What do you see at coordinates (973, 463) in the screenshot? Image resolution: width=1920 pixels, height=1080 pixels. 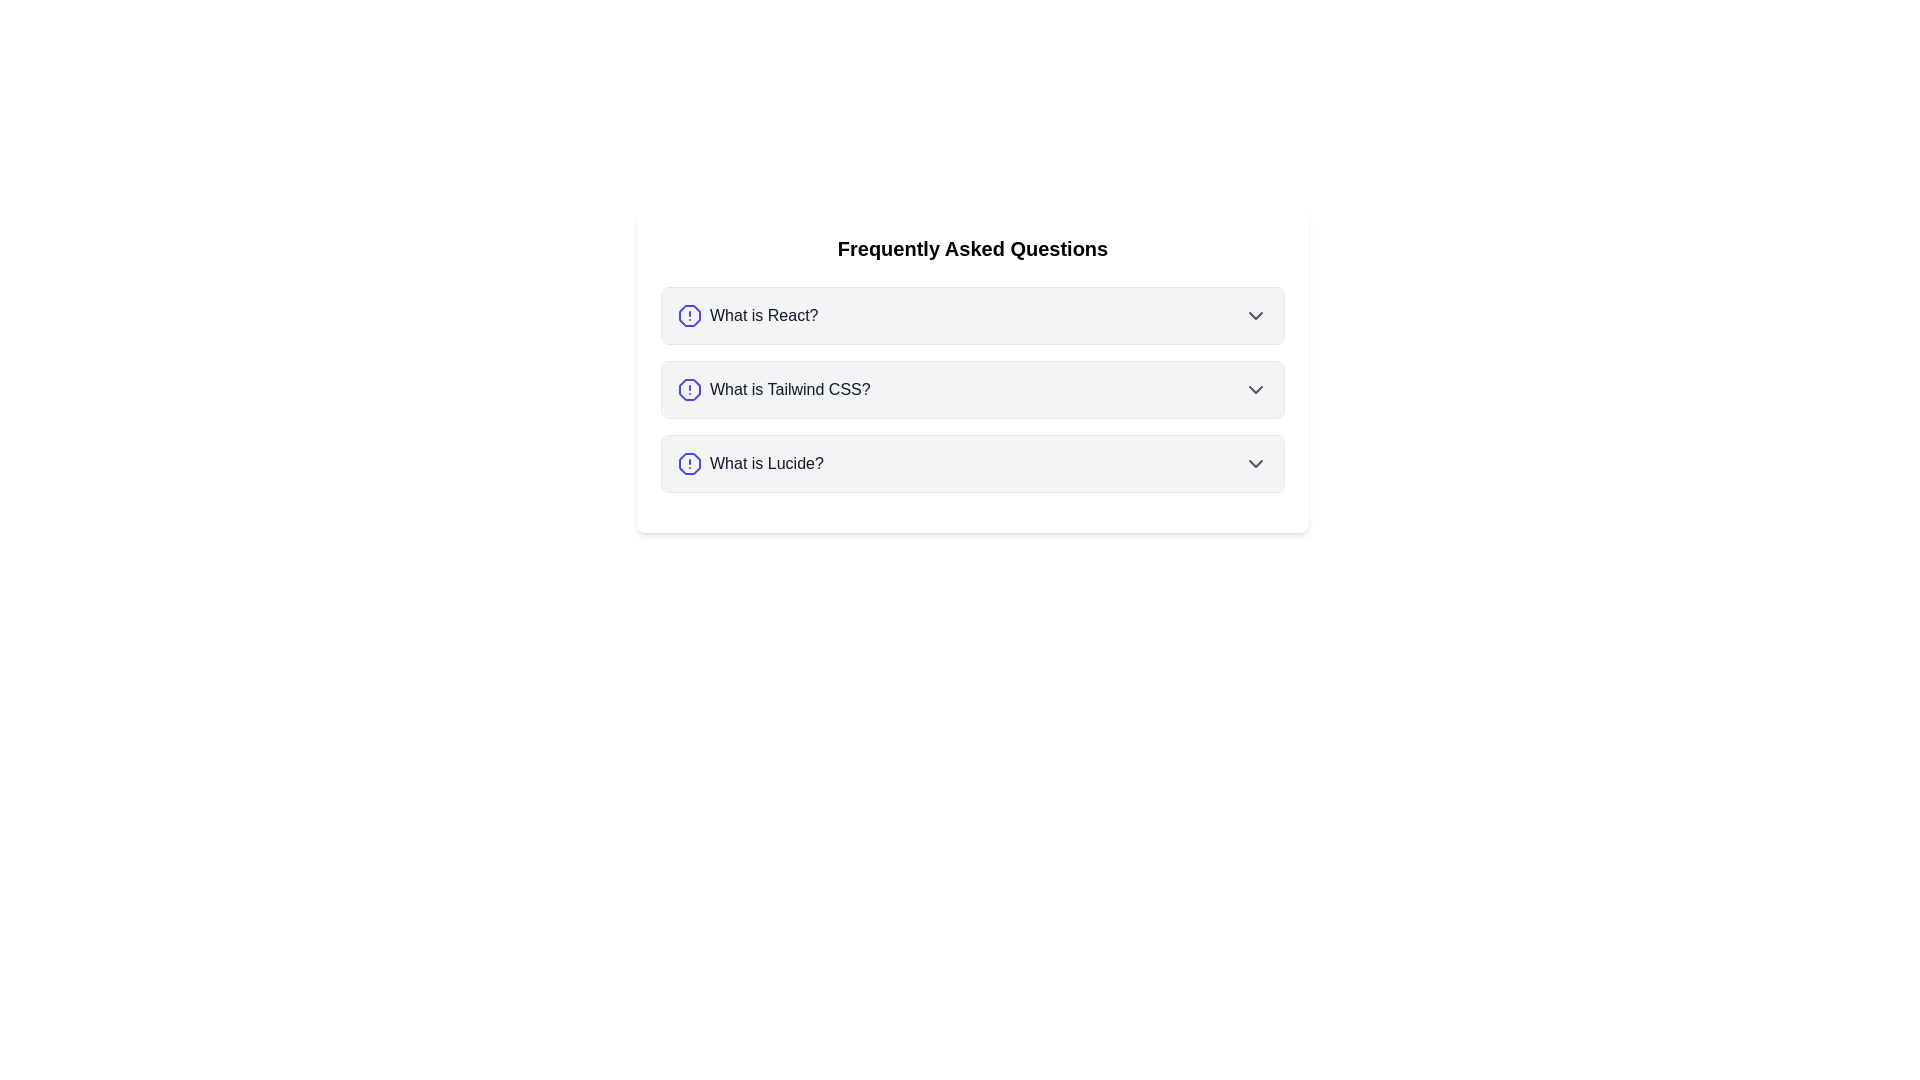 I see `the collapsible list item labeled 'What is Lucide?' to read its content` at bounding box center [973, 463].